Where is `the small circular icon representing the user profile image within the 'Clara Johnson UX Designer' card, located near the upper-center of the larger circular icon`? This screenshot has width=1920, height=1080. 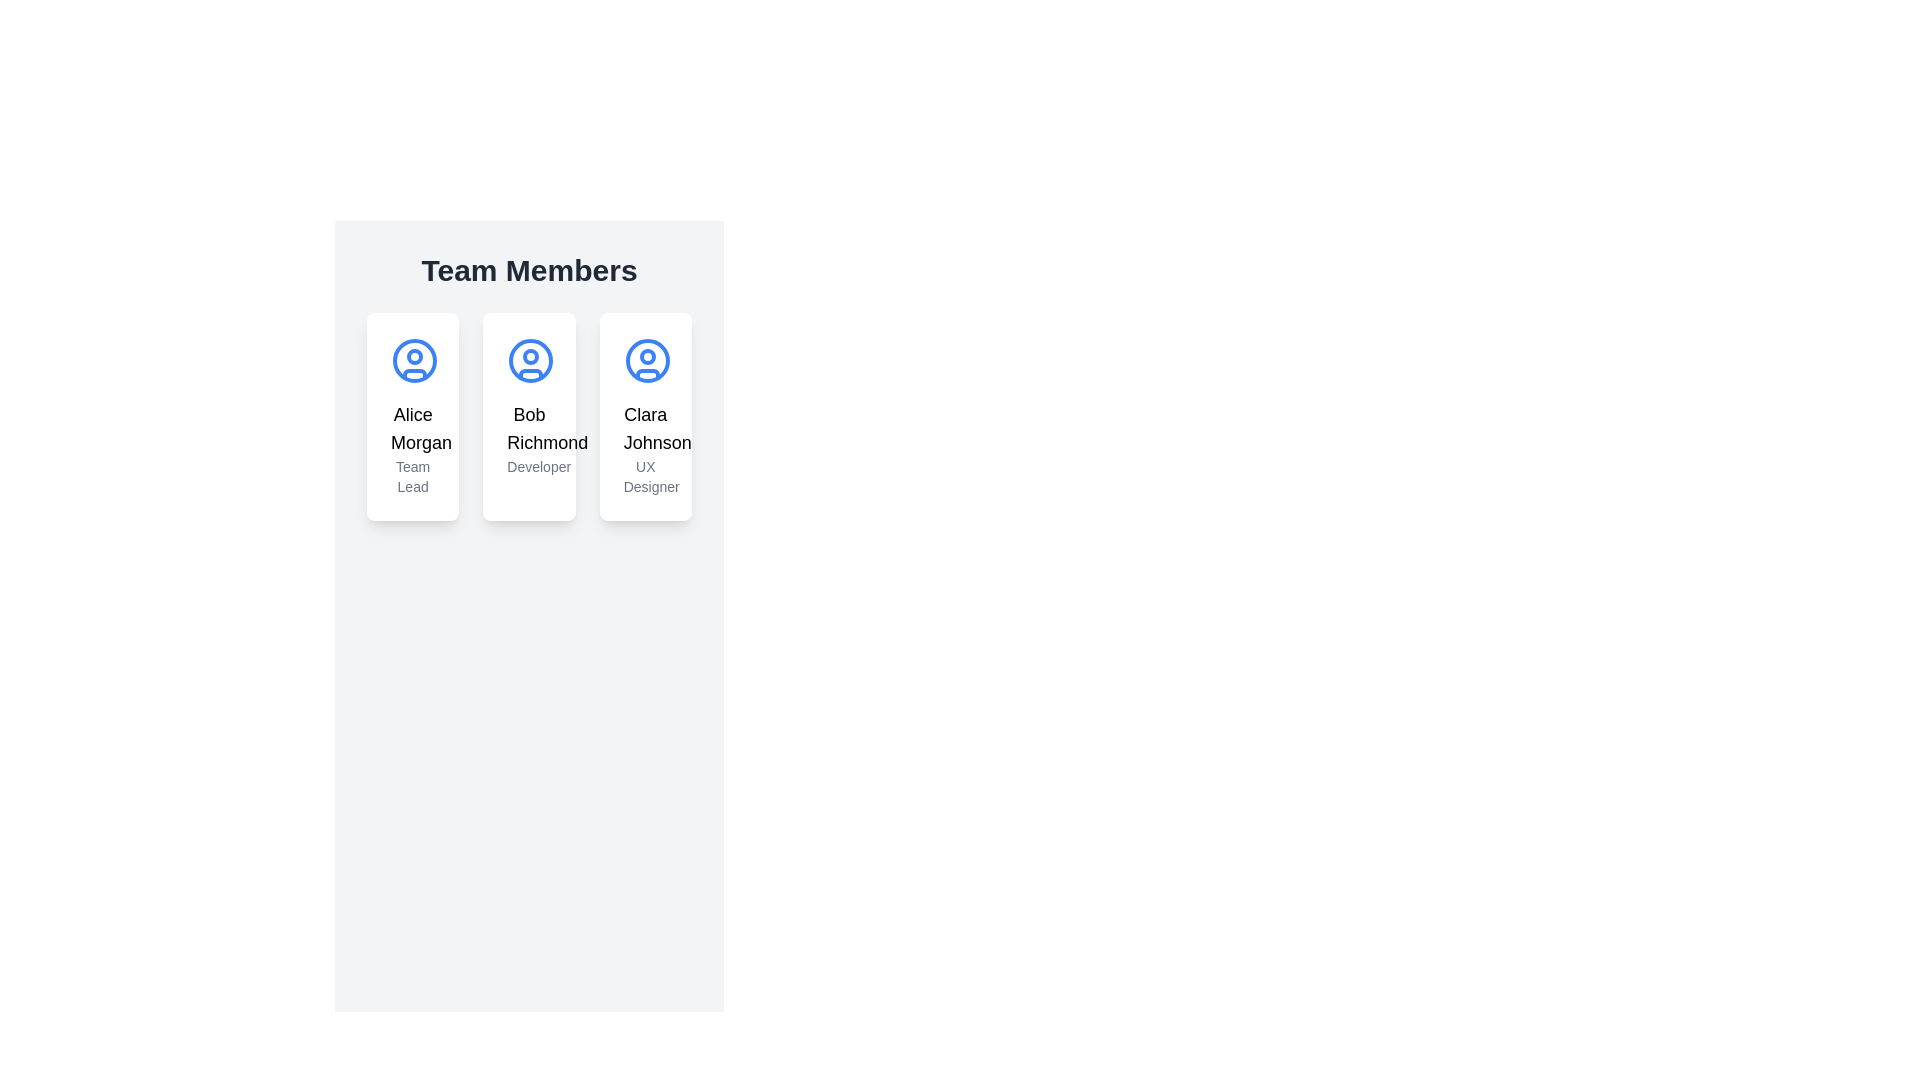 the small circular icon representing the user profile image within the 'Clara Johnson UX Designer' card, located near the upper-center of the larger circular icon is located at coordinates (647, 356).